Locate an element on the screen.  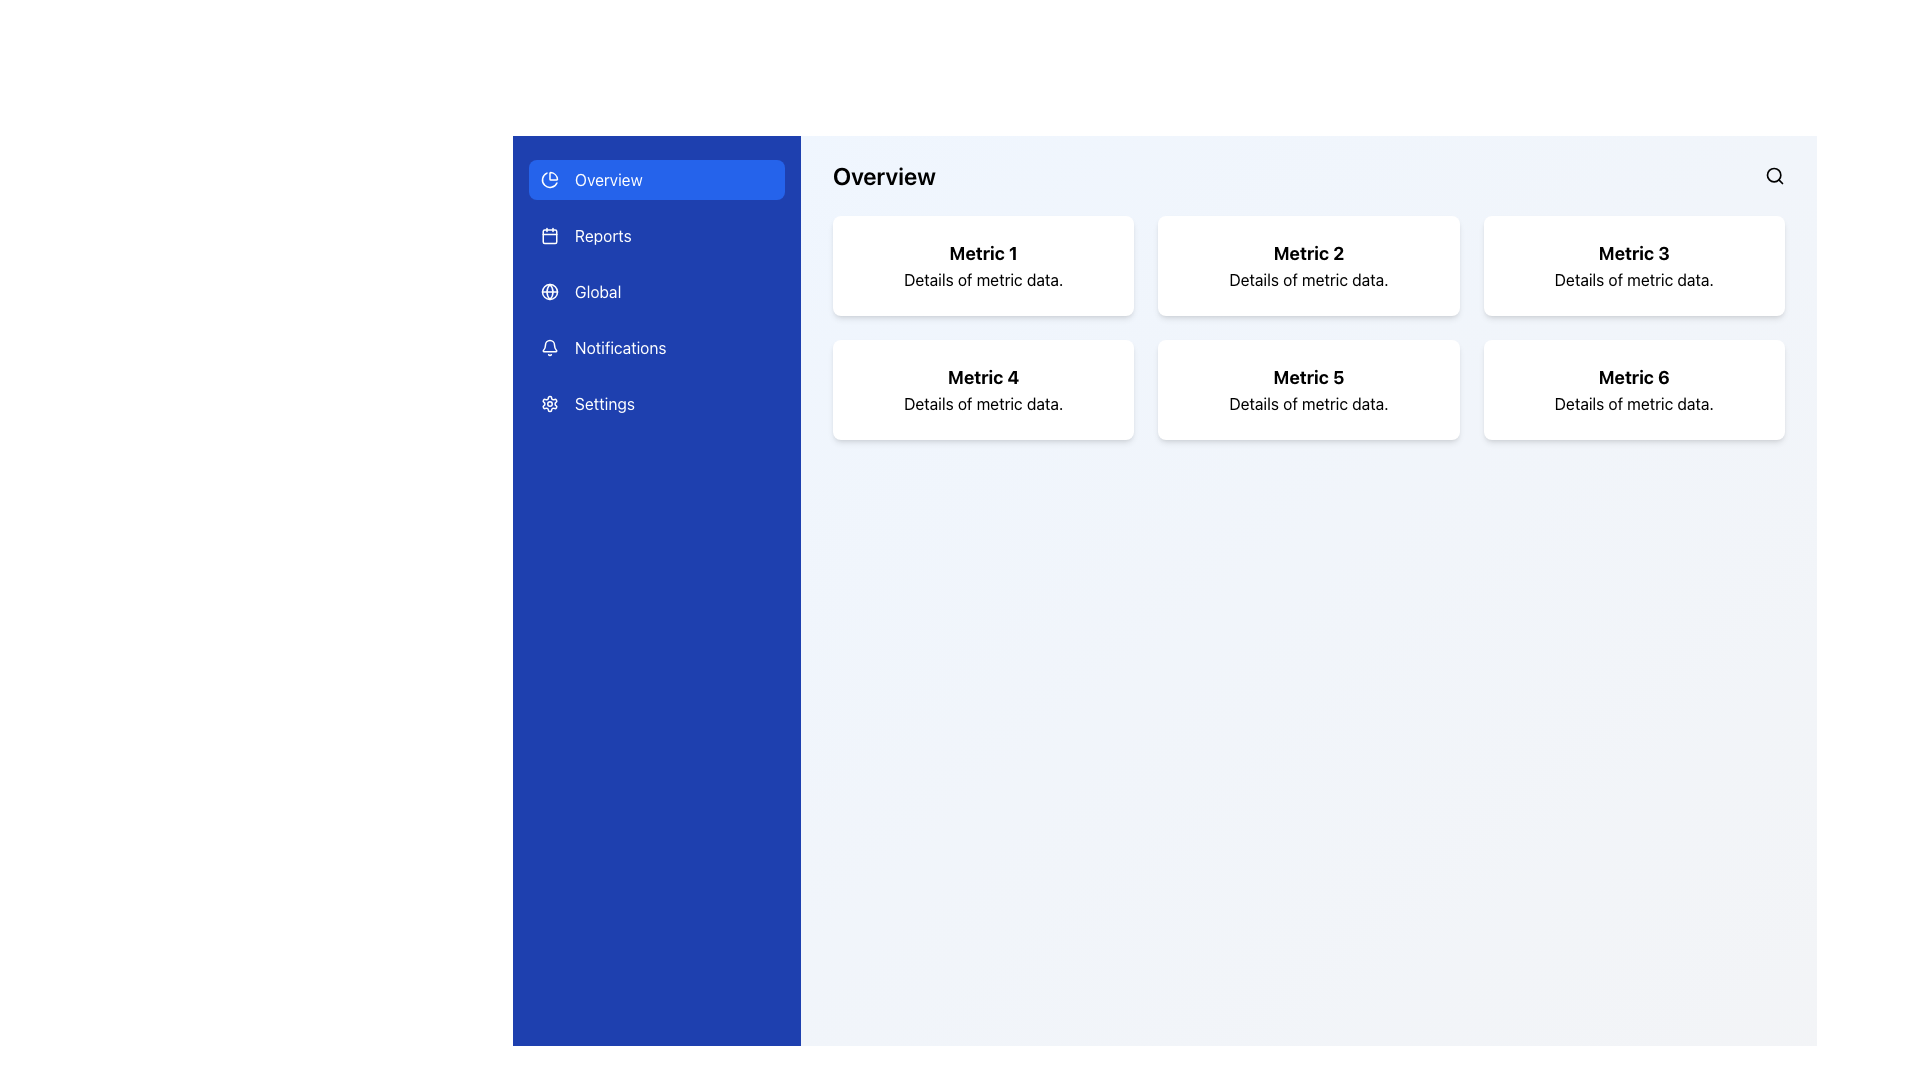
the static text label that provides information about 'Metric 6', located in the bottom-right card of the grid layout, specifically the second sub-element after the 'Metric 6' heading is located at coordinates (1634, 404).